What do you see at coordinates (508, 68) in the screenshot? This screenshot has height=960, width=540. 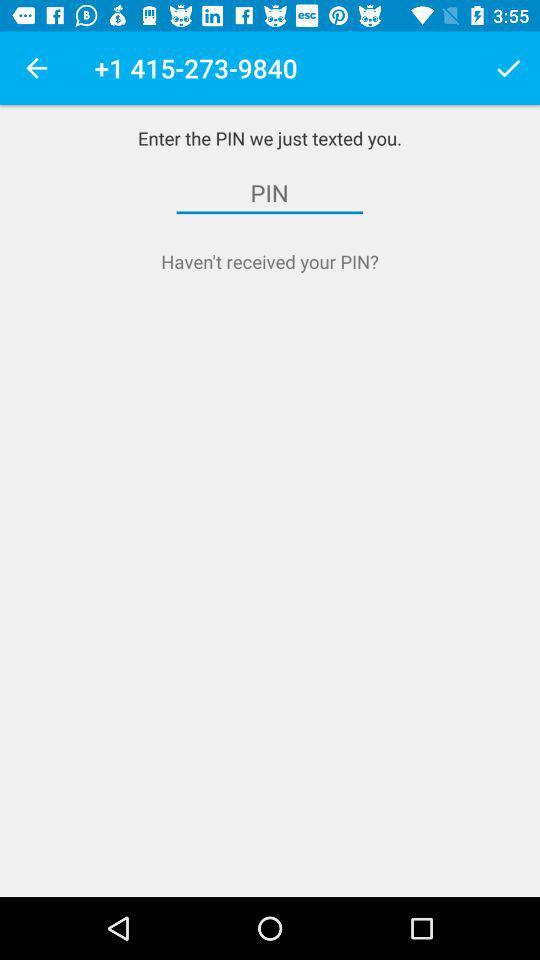 I see `the icon at the top right corner` at bounding box center [508, 68].